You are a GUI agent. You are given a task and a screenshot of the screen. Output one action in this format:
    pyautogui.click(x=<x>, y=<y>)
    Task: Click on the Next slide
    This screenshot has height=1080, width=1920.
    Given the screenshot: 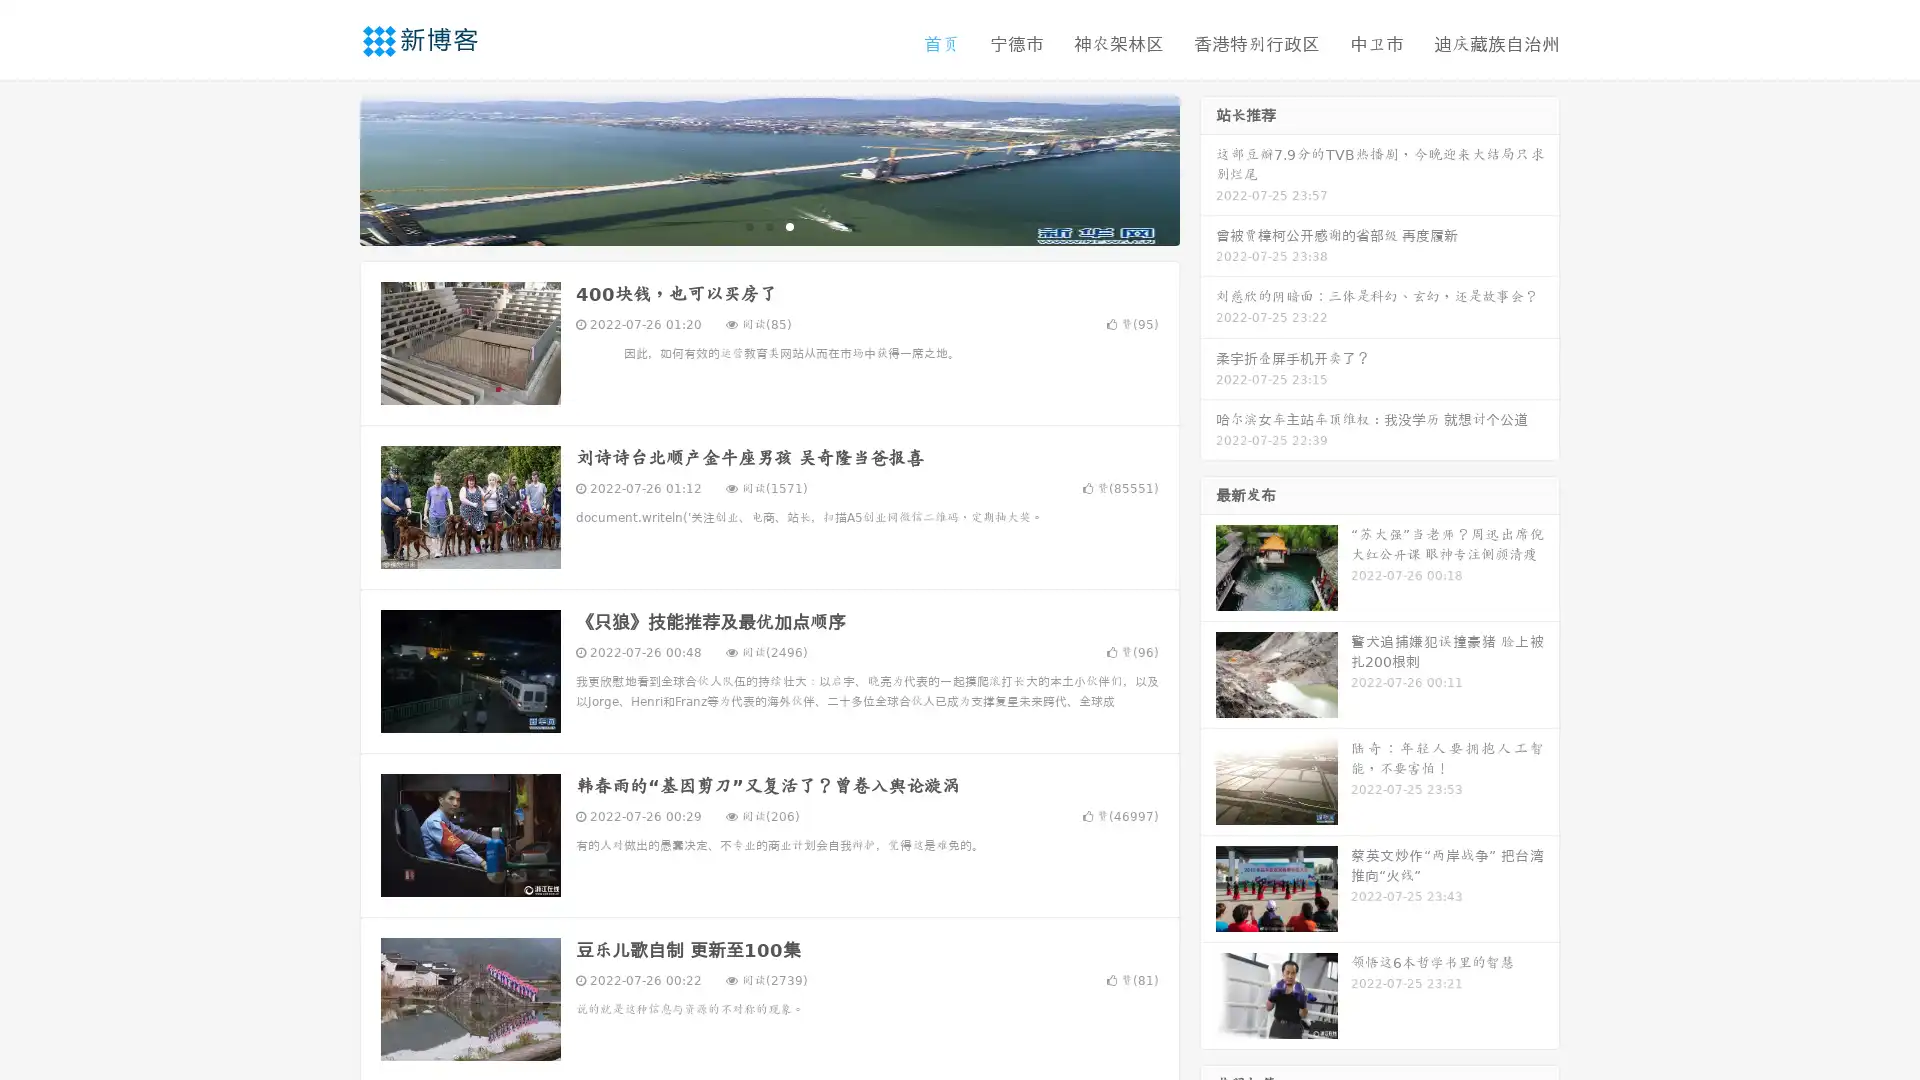 What is the action you would take?
    pyautogui.click(x=1208, y=168)
    